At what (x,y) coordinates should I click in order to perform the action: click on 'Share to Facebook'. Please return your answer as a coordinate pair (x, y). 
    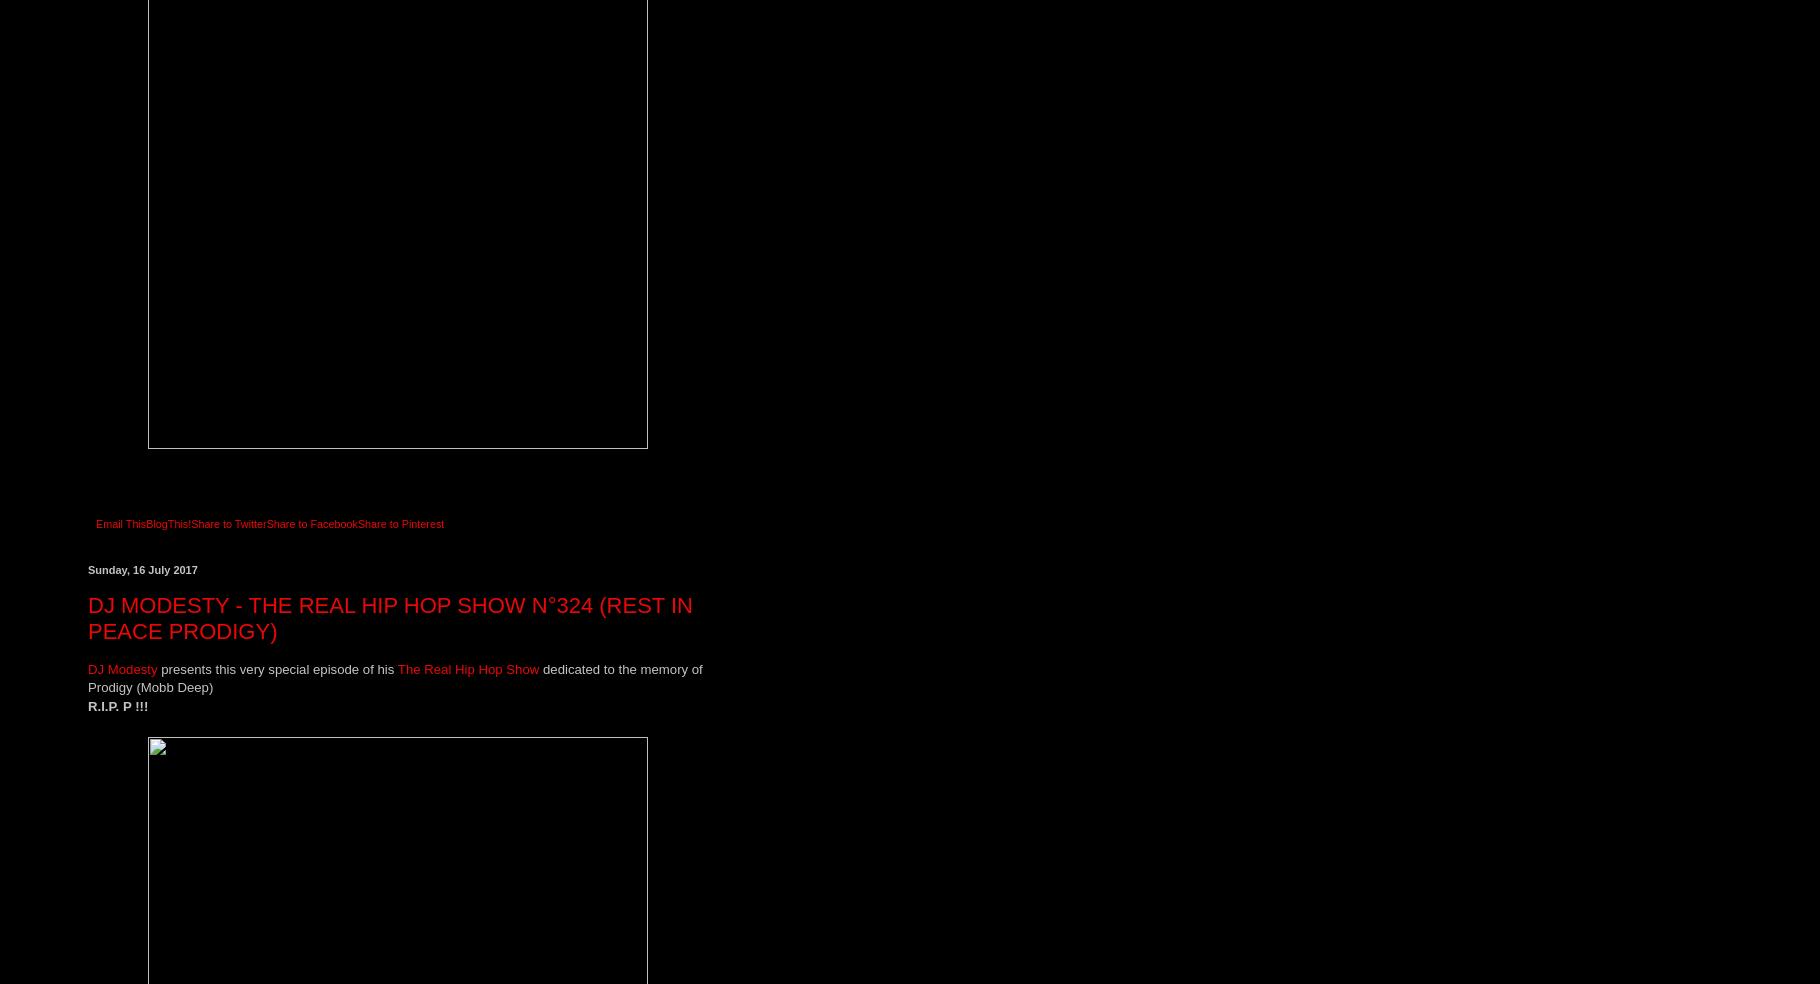
    Looking at the image, I should click on (266, 521).